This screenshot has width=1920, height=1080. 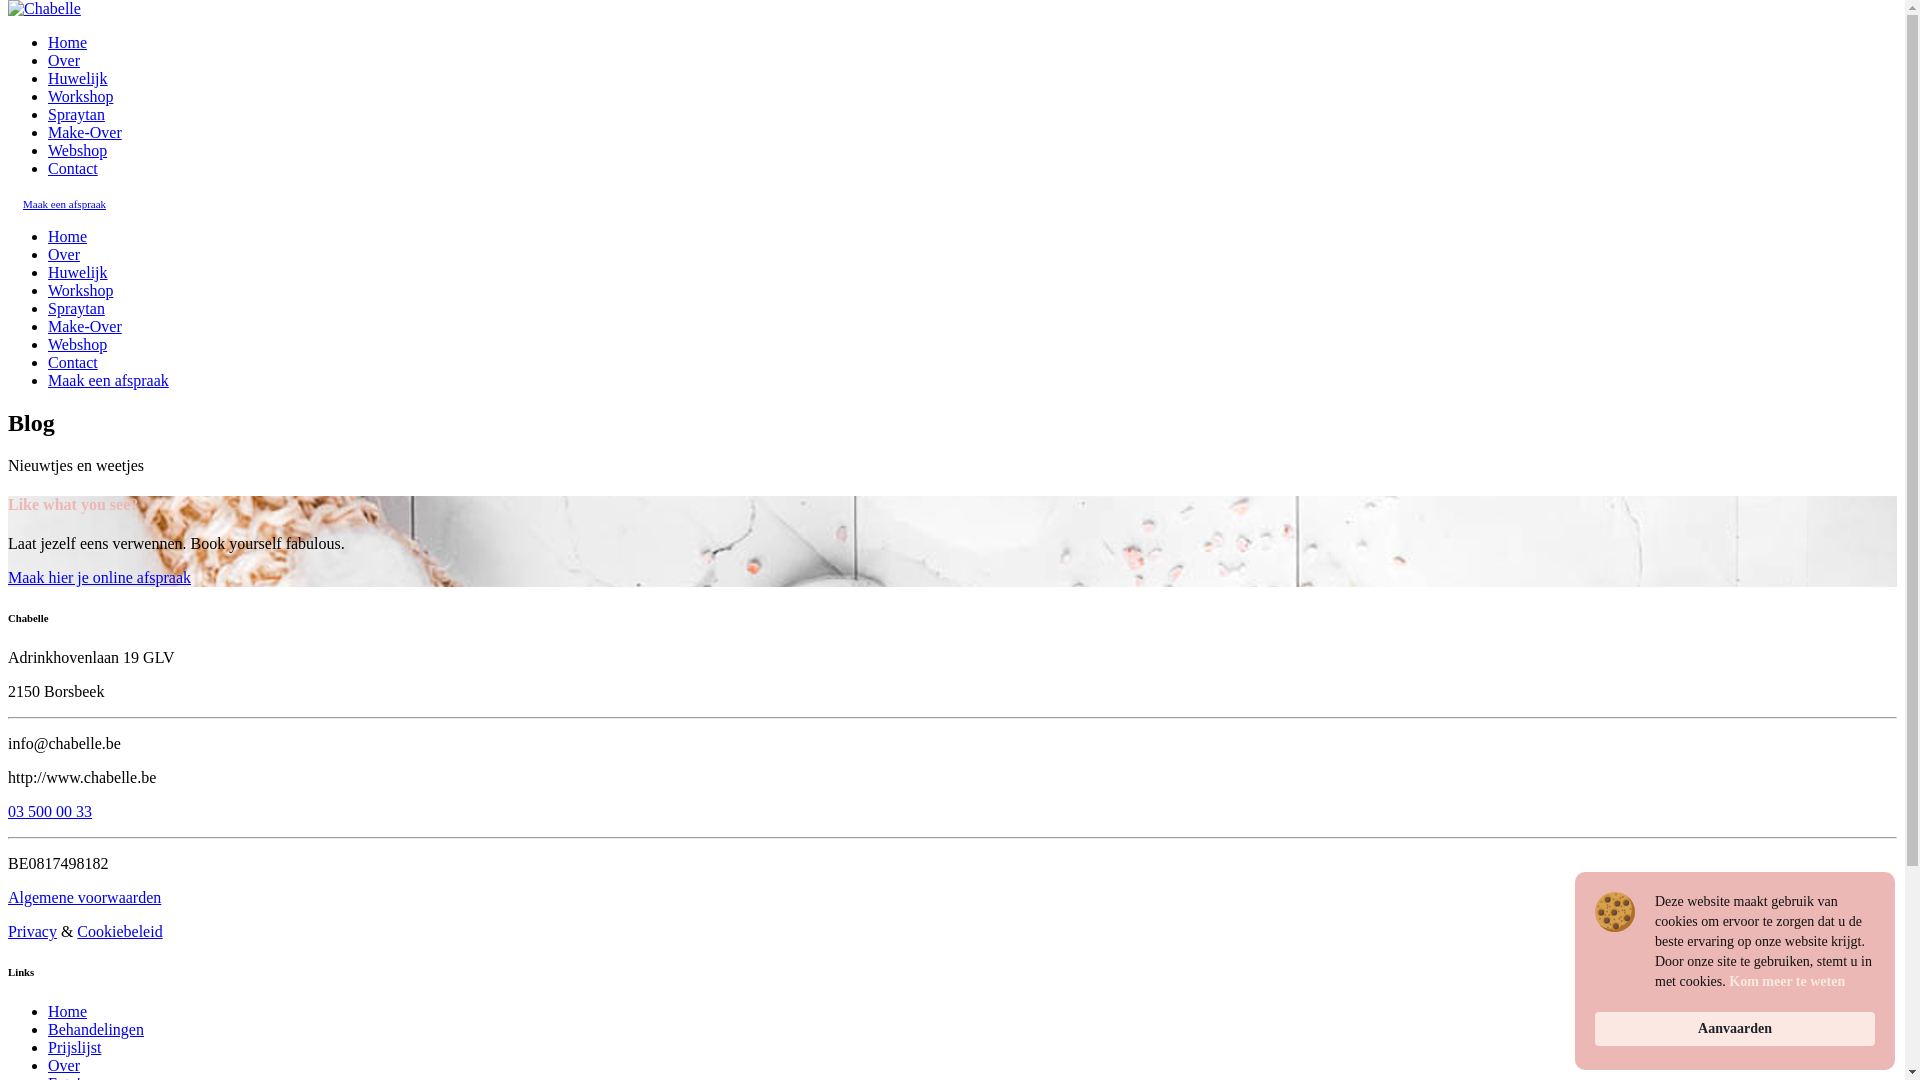 I want to click on 'Maak een afspraak', so click(x=64, y=204).